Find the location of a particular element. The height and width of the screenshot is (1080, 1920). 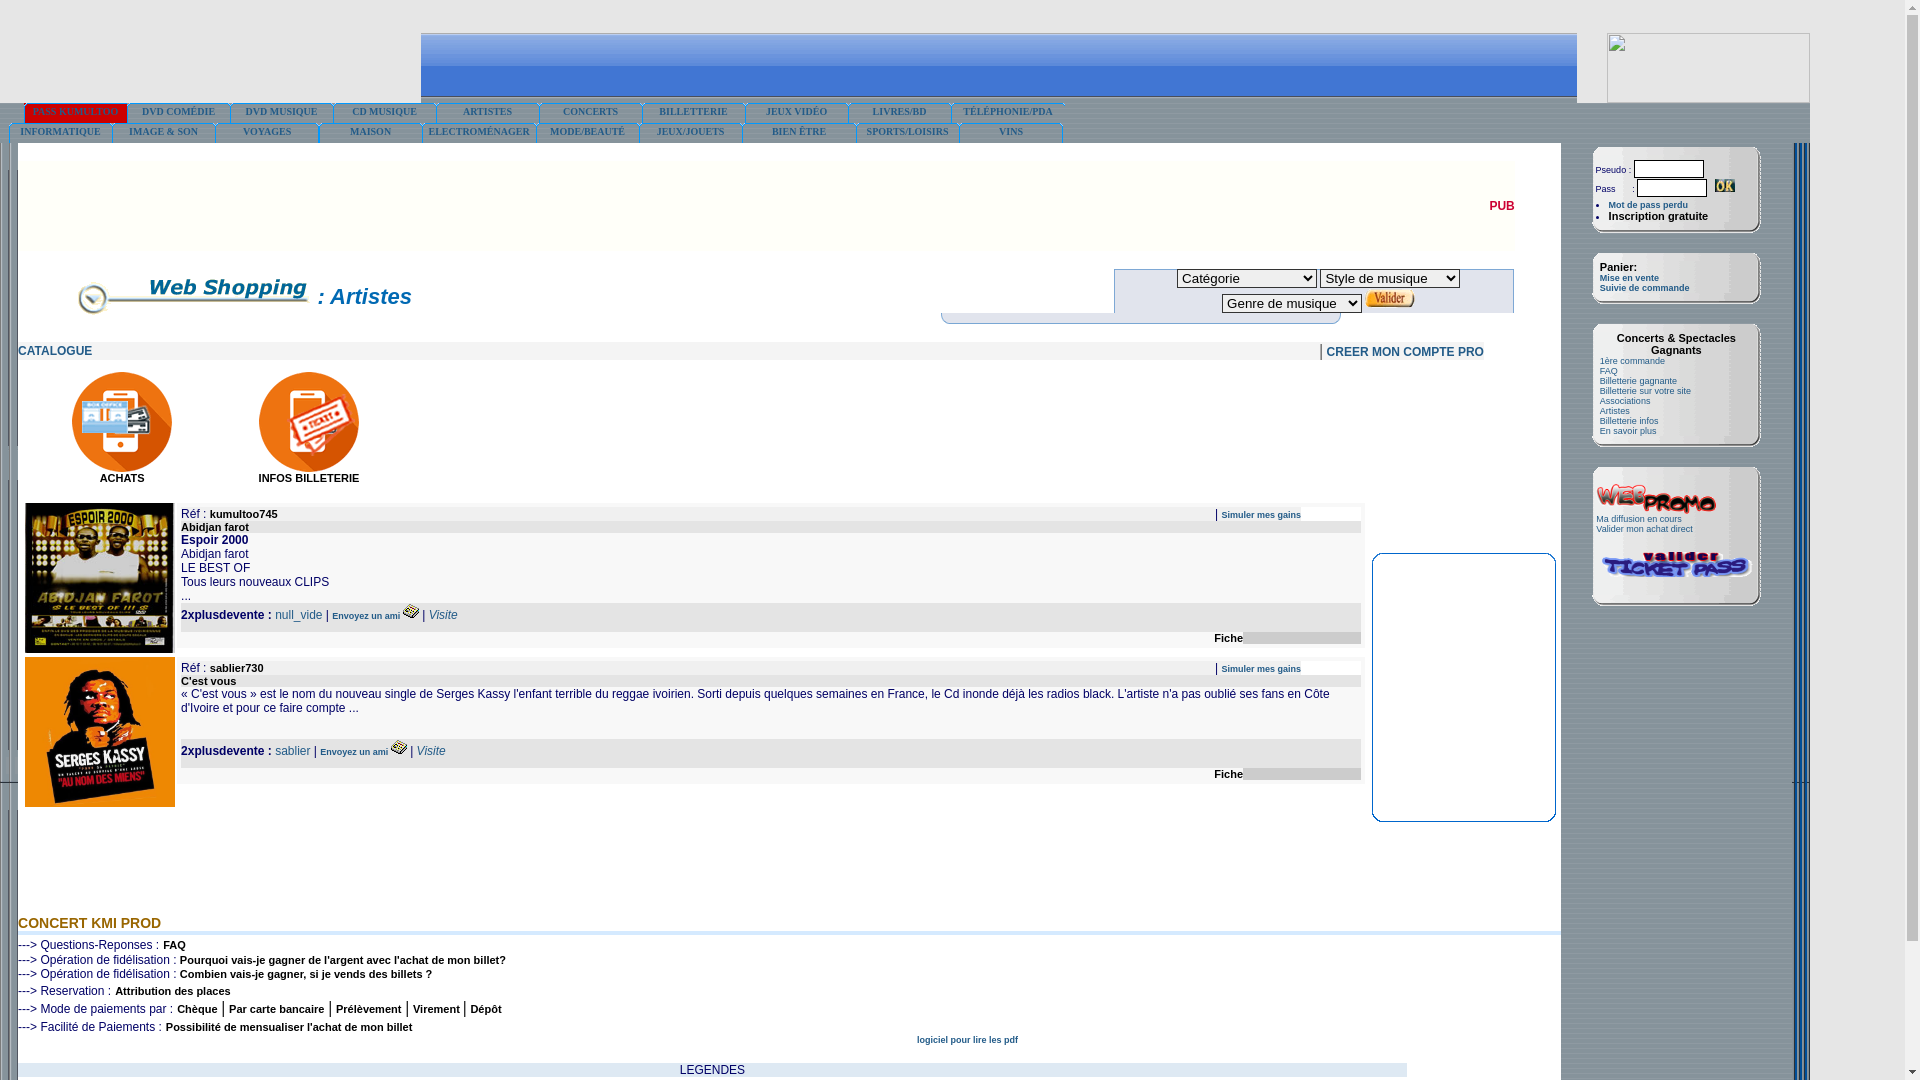

'Inscription gratuite' is located at coordinates (1608, 216).